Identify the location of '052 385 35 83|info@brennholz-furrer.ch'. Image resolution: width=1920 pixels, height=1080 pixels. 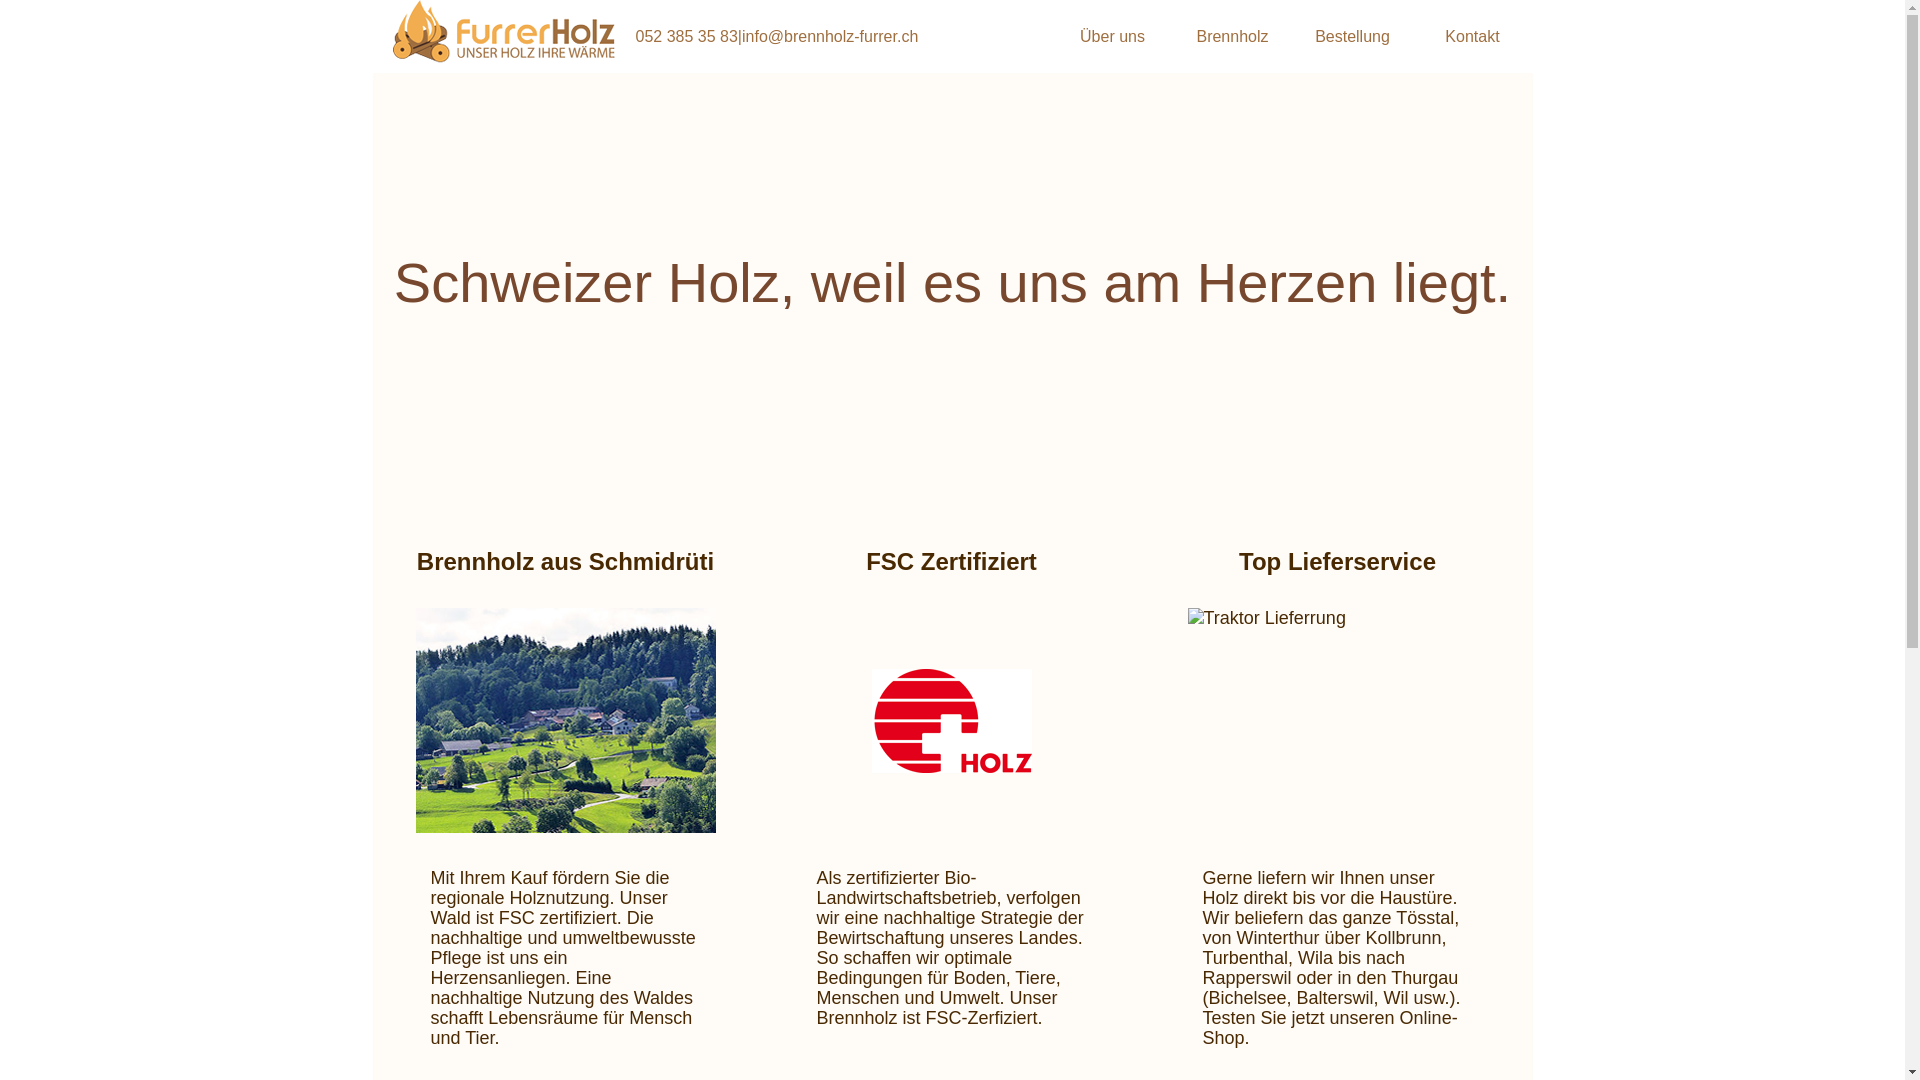
(776, 36).